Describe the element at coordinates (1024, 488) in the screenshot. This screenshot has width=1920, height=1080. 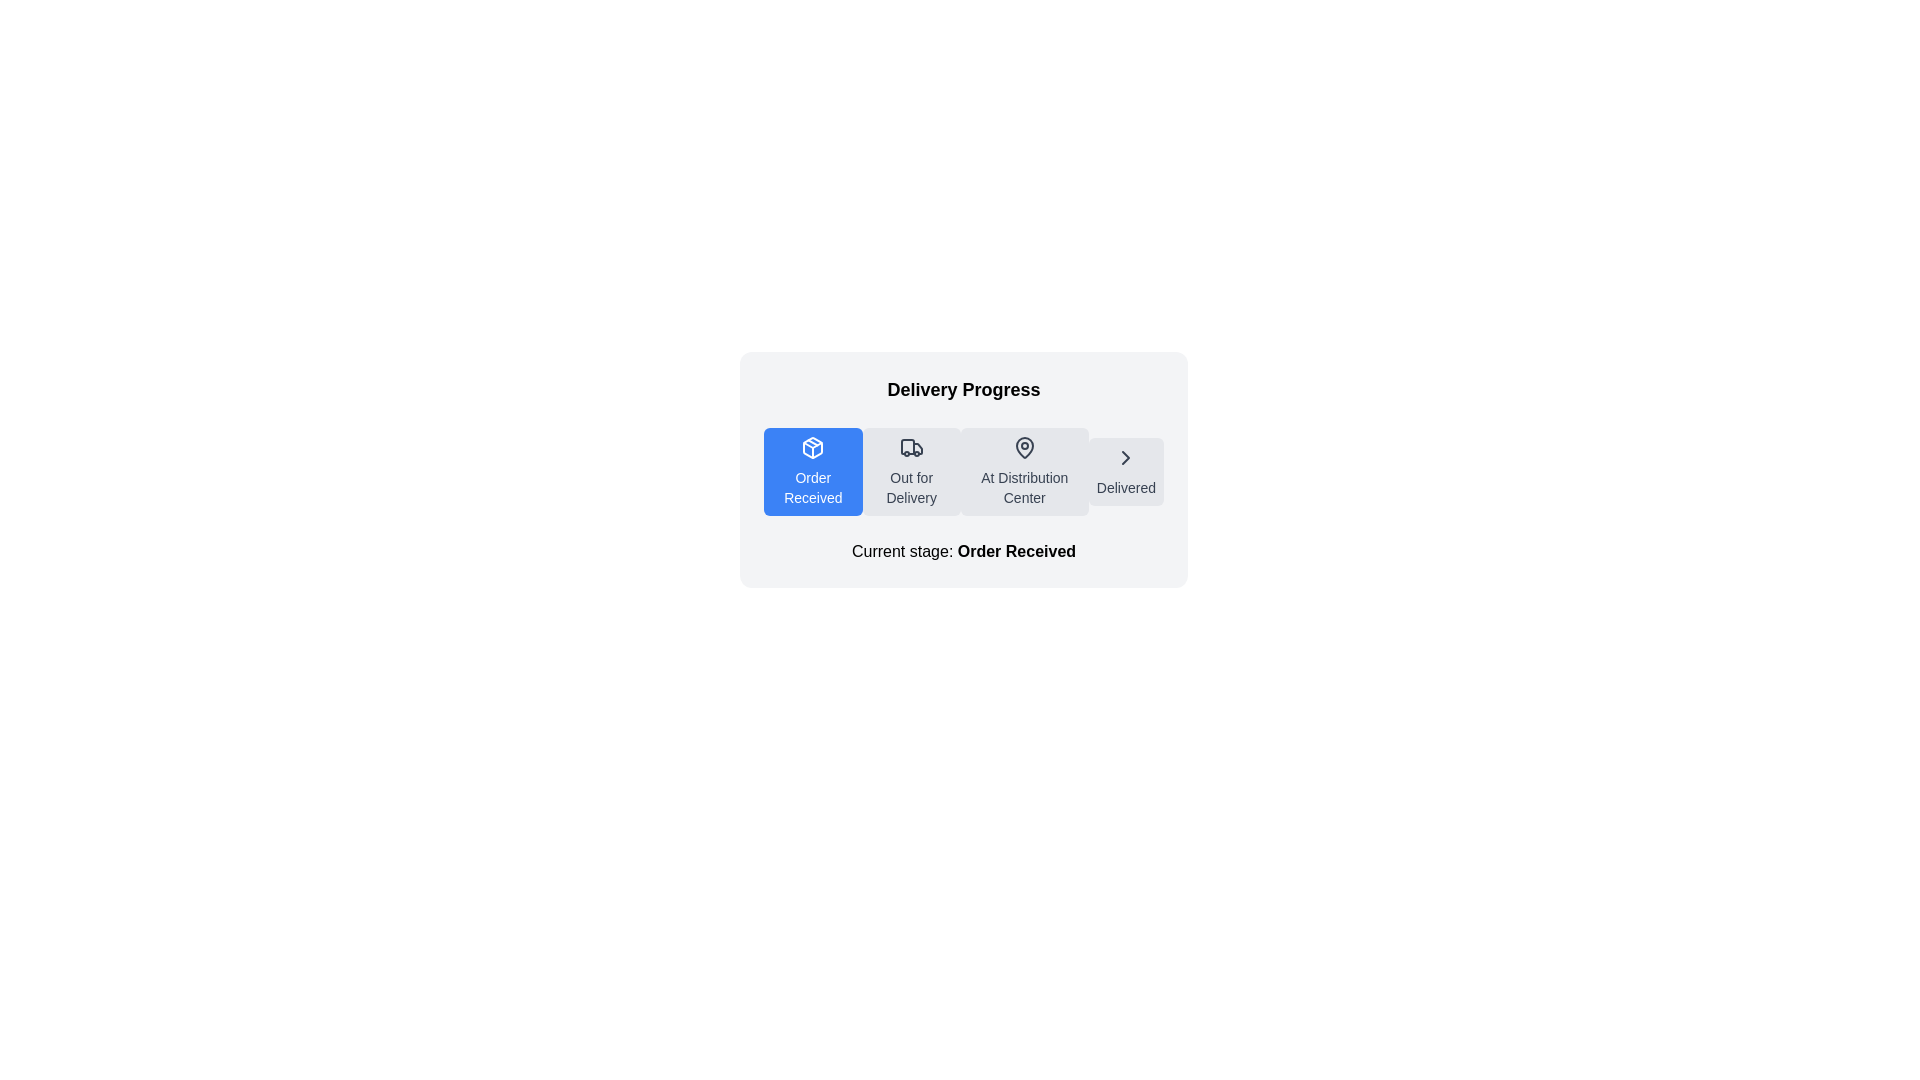
I see `text label indicating that the package is at a distribution center, located below the map pin icon in the third step of the delivery progress bar` at that location.